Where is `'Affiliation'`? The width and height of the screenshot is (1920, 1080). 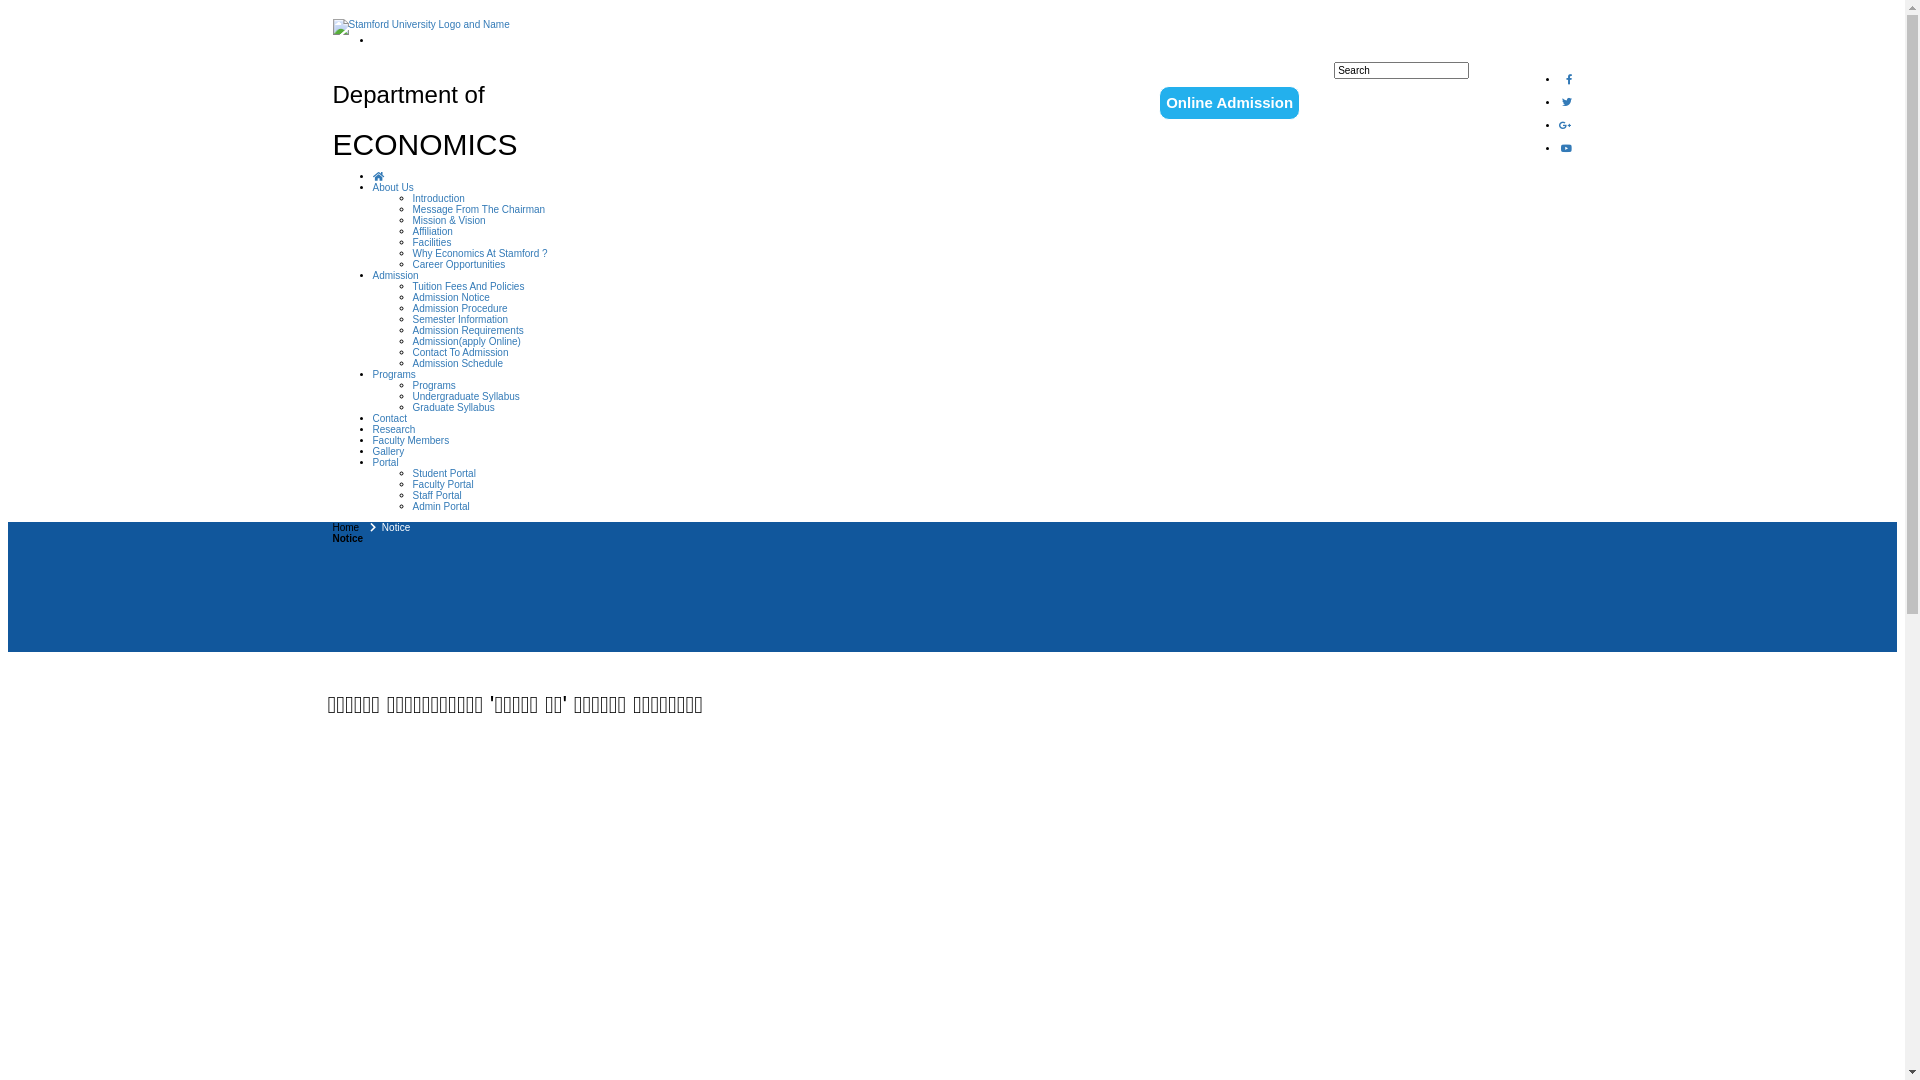
'Affiliation' is located at coordinates (431, 230).